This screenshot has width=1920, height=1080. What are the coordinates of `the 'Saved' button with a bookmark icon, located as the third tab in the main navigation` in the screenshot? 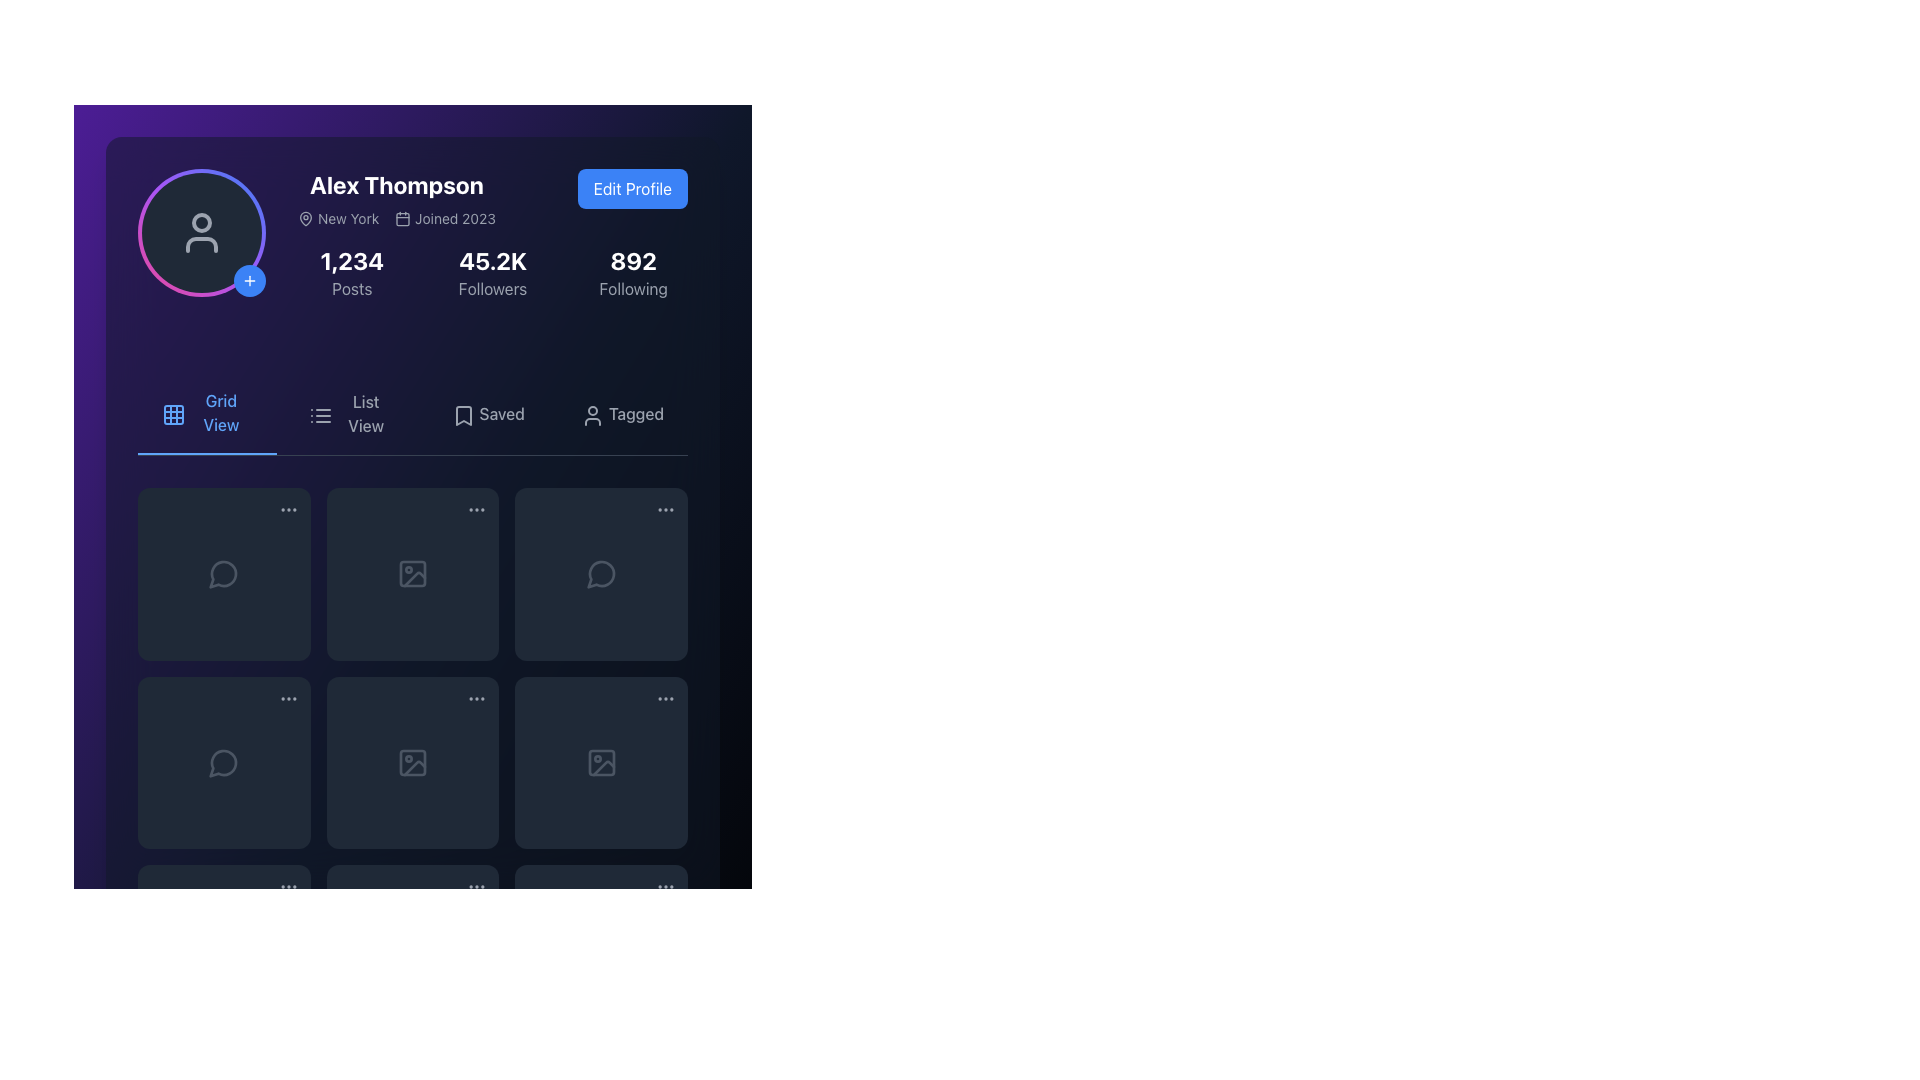 It's located at (488, 412).